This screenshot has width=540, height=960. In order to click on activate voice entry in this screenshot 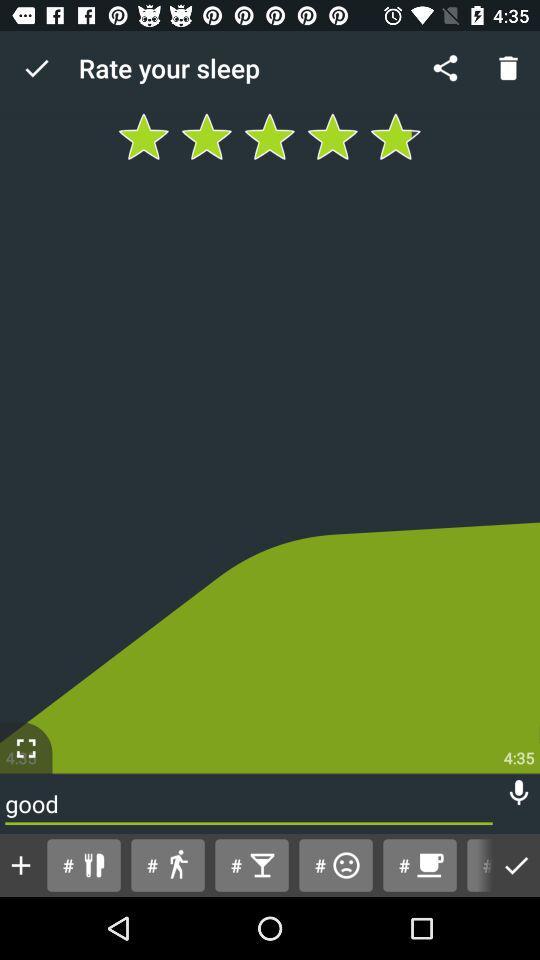, I will do `click(518, 793)`.